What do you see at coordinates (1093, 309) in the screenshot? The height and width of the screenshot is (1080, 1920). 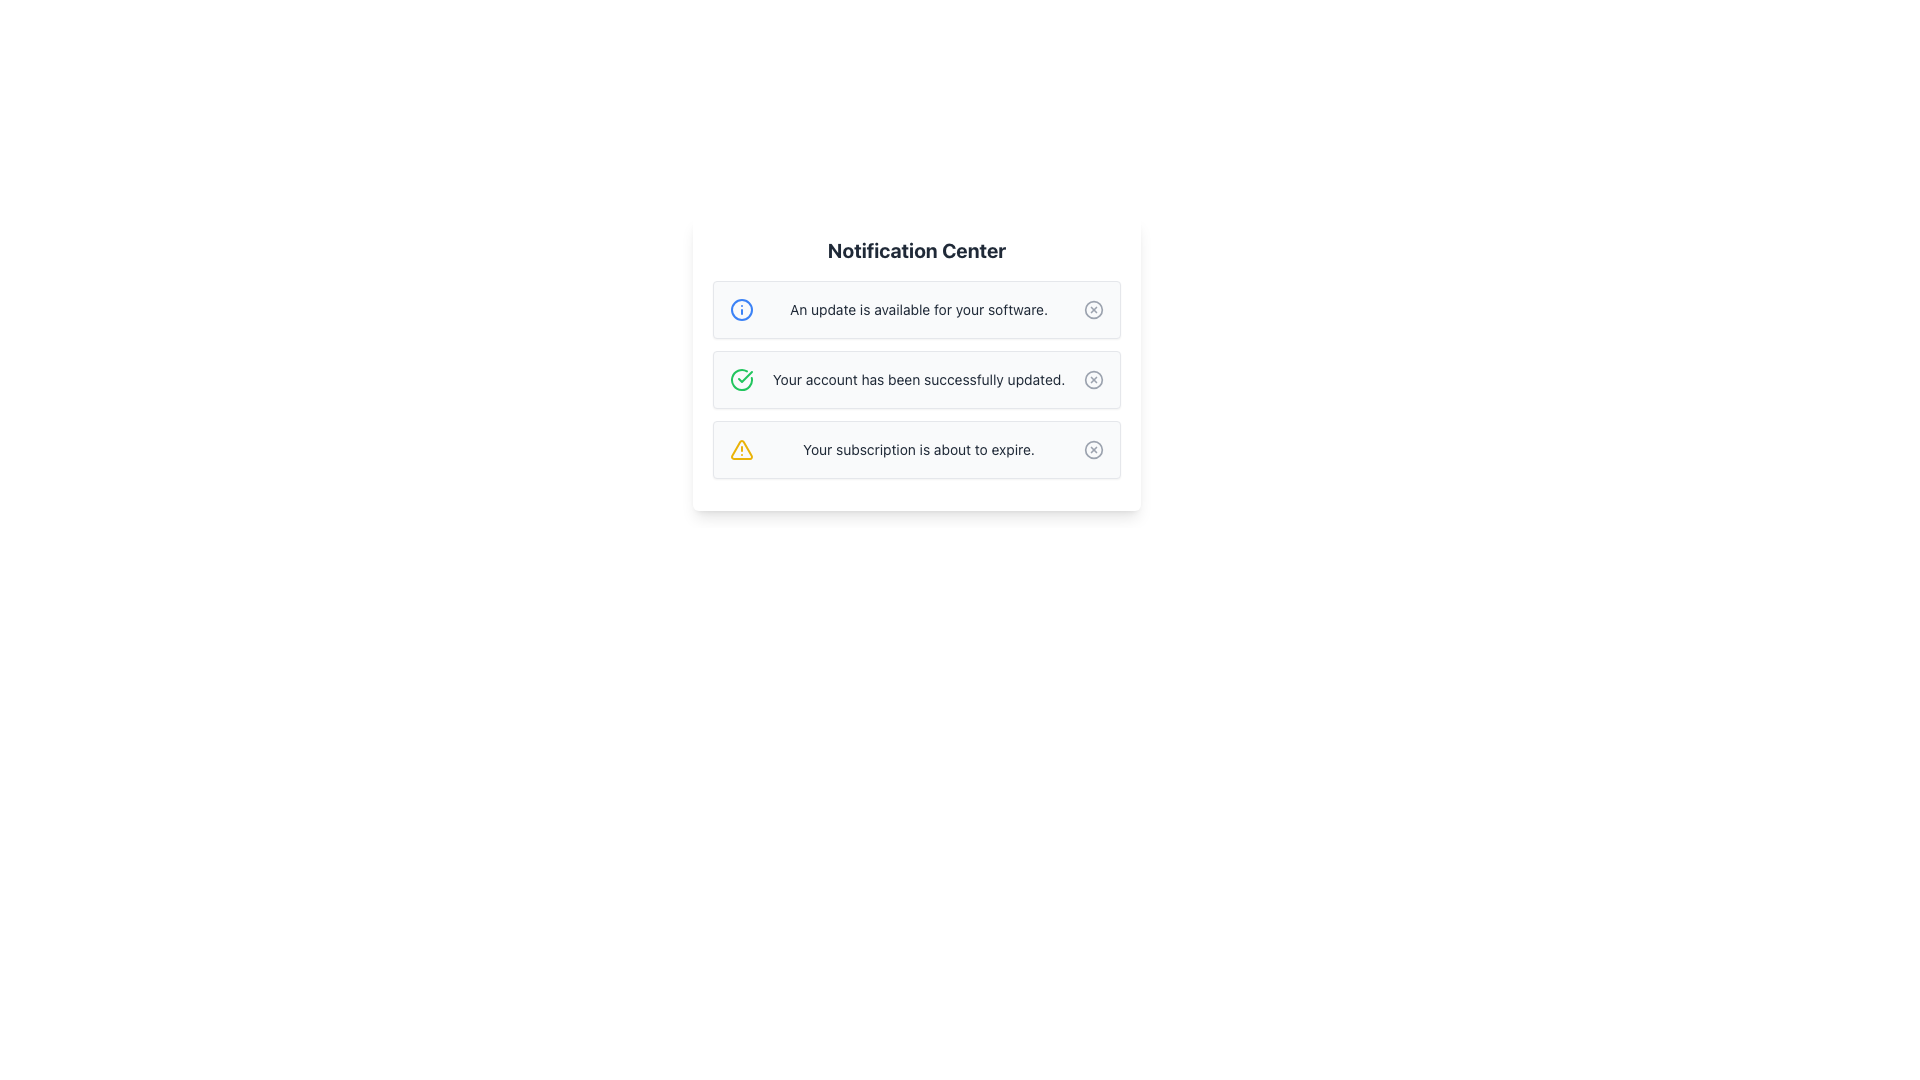 I see `the action button located on the far right of the first notification entry in the 'Notification Center' panel` at bounding box center [1093, 309].